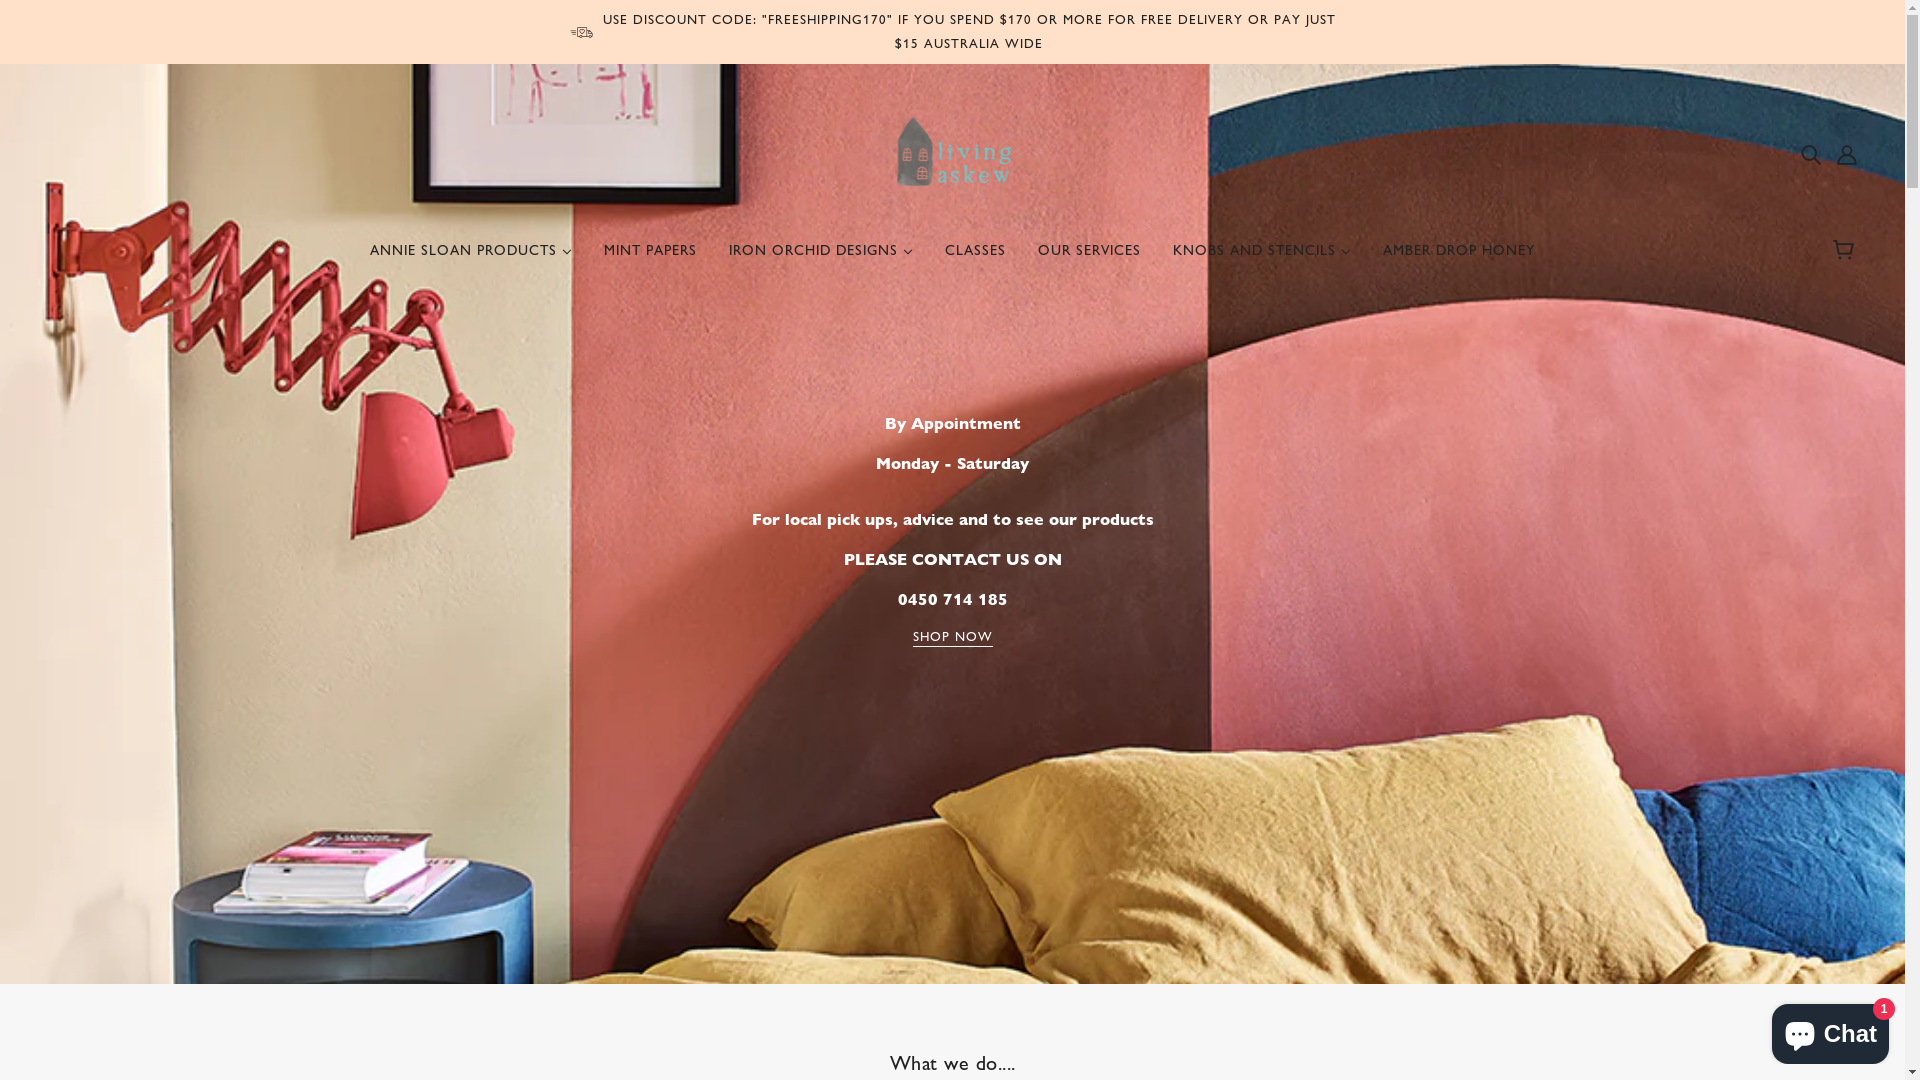  I want to click on 'MINT PAPERS', so click(650, 257).